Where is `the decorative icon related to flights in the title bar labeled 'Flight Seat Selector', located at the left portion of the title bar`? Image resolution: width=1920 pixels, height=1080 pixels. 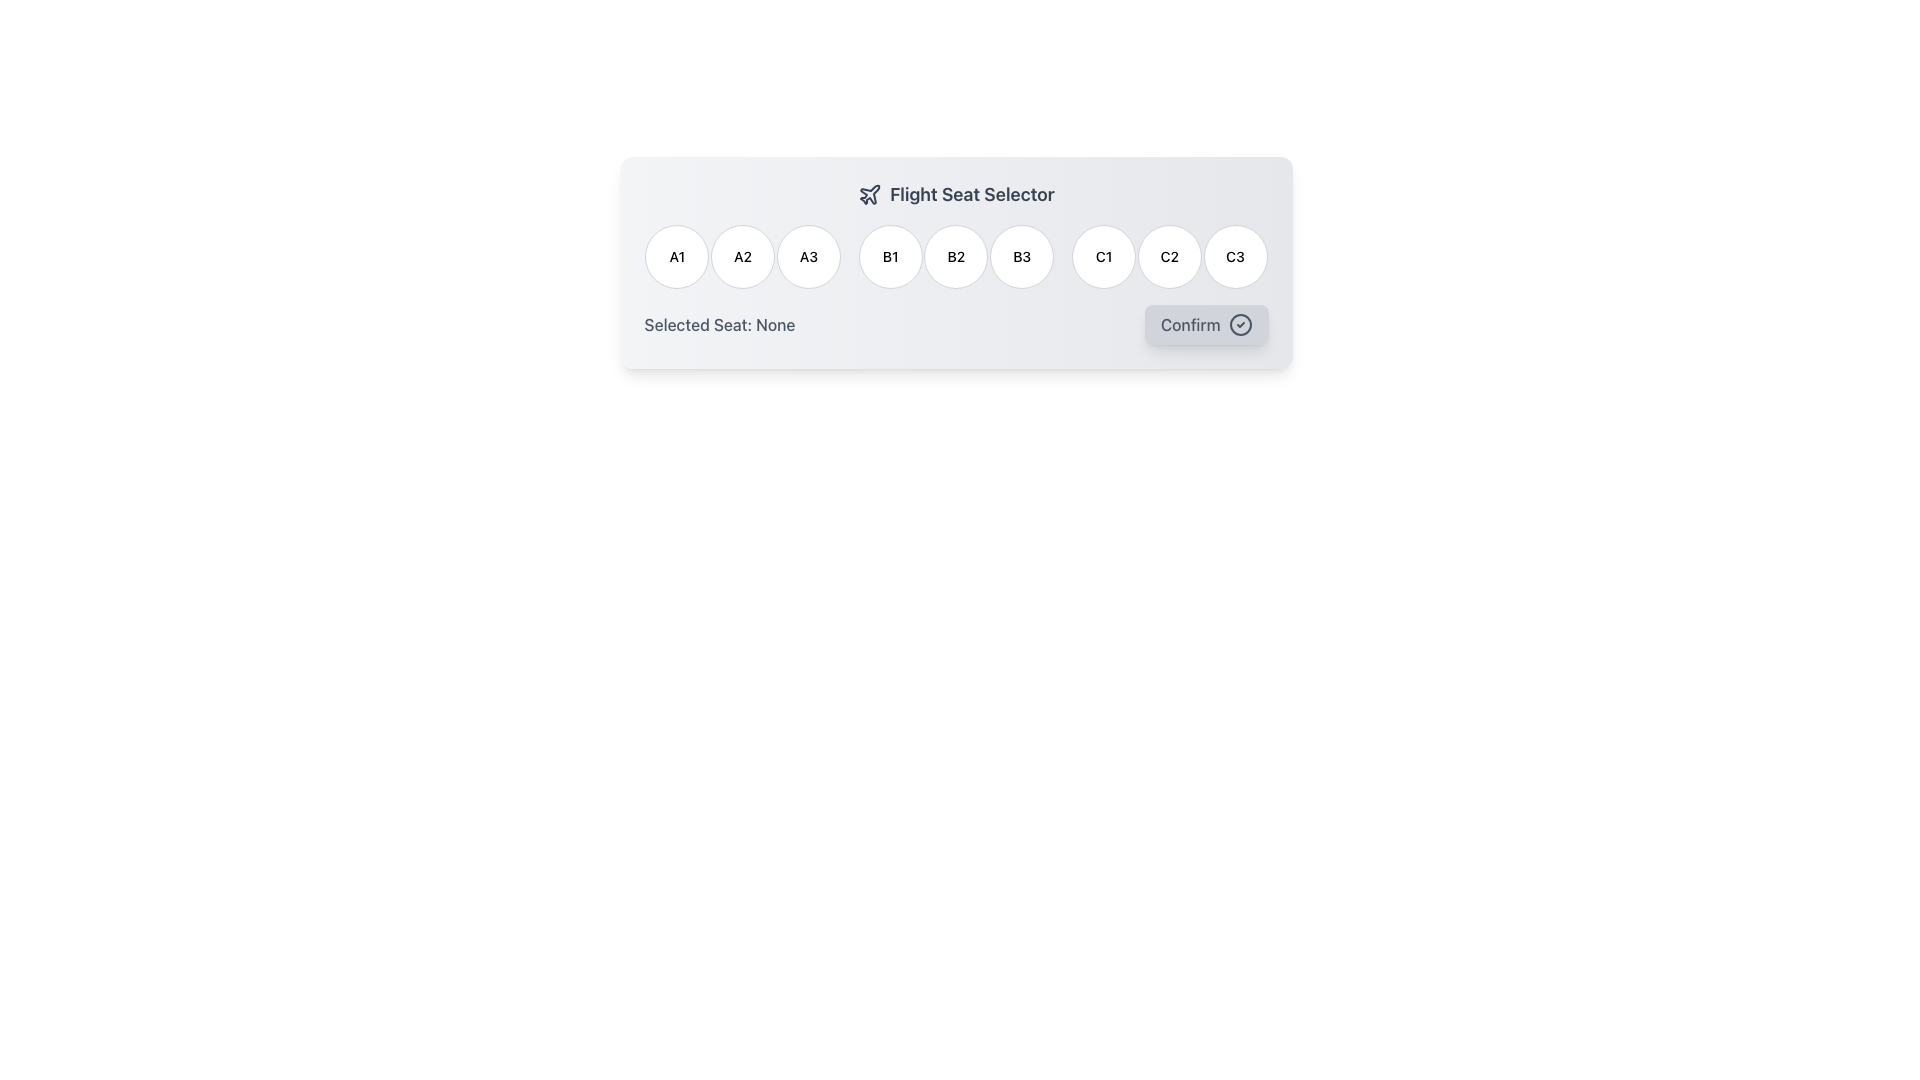
the decorative icon related to flights in the title bar labeled 'Flight Seat Selector', located at the left portion of the title bar is located at coordinates (870, 195).